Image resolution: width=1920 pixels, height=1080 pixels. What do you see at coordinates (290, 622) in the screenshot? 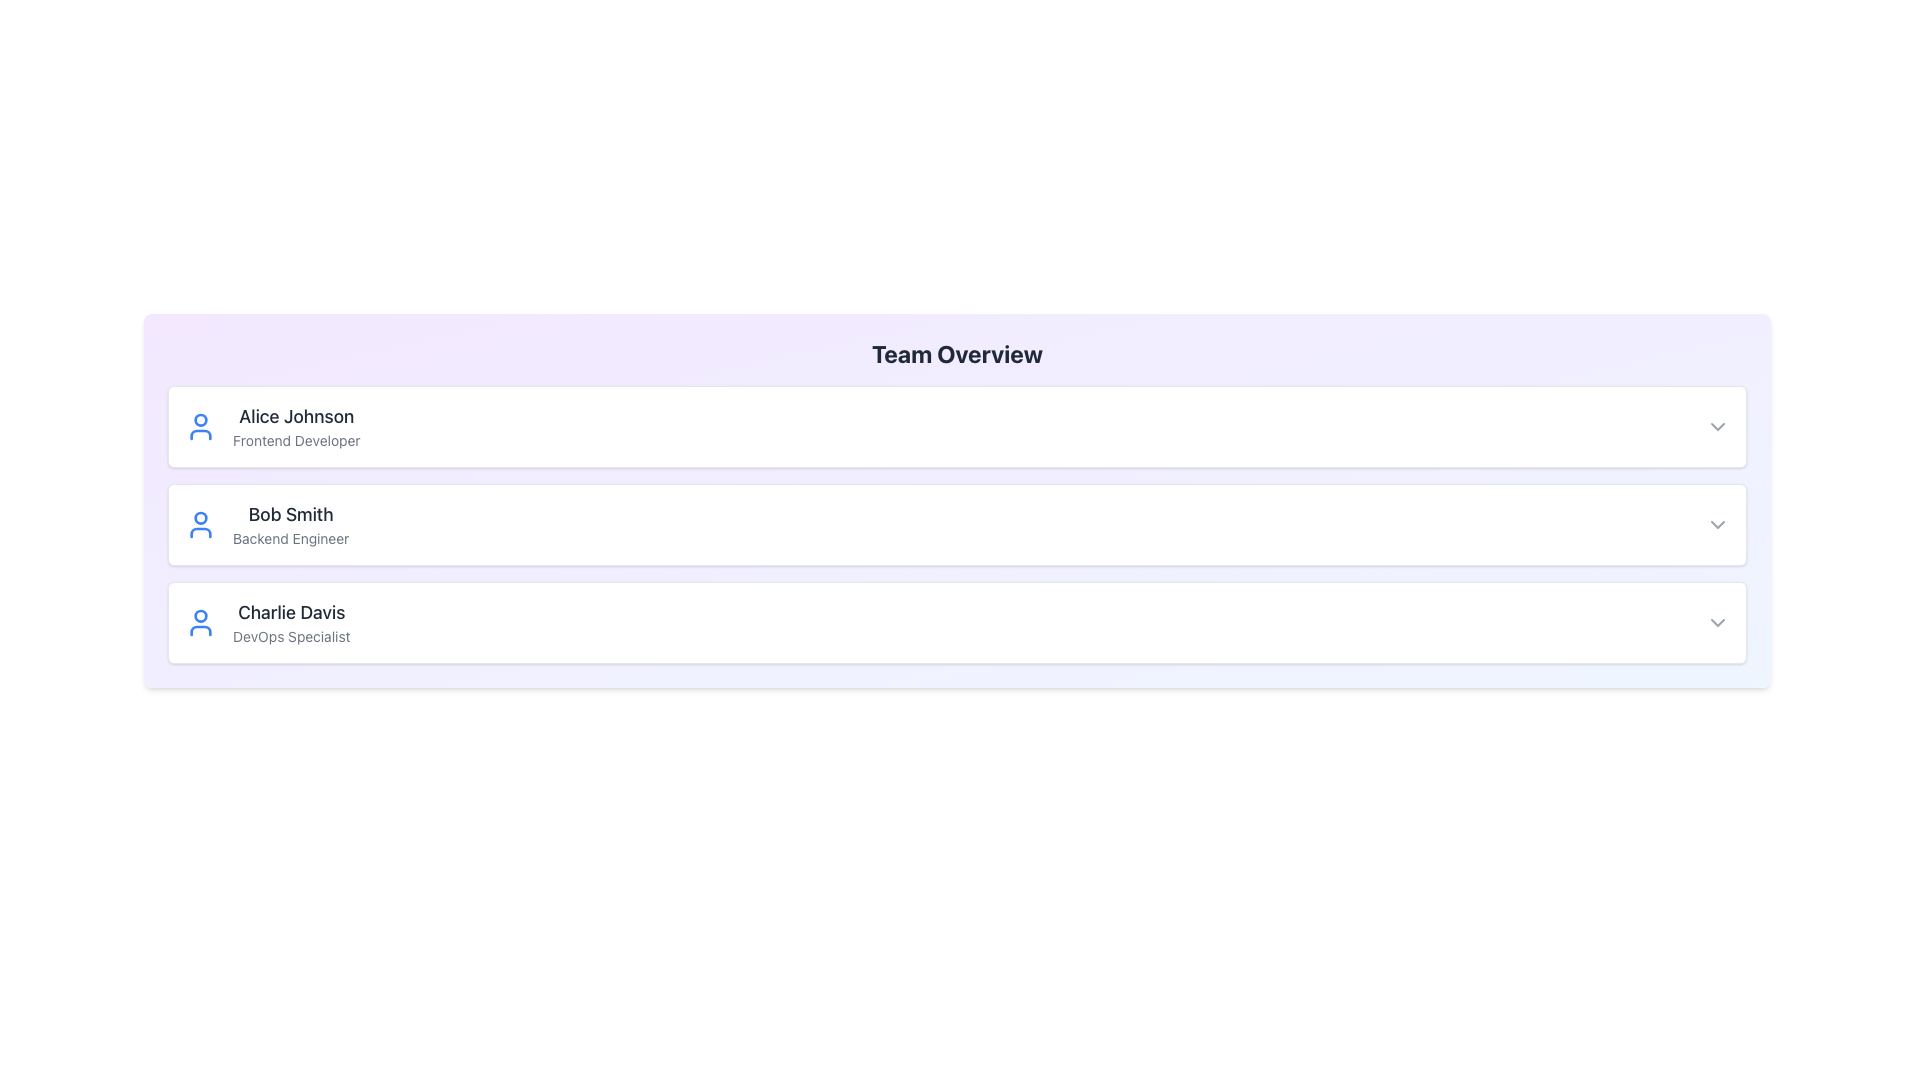
I see `information presented in the text block containing 'Charlie Davis' and 'DevOps Specialist' in the third card of the team members list` at bounding box center [290, 622].